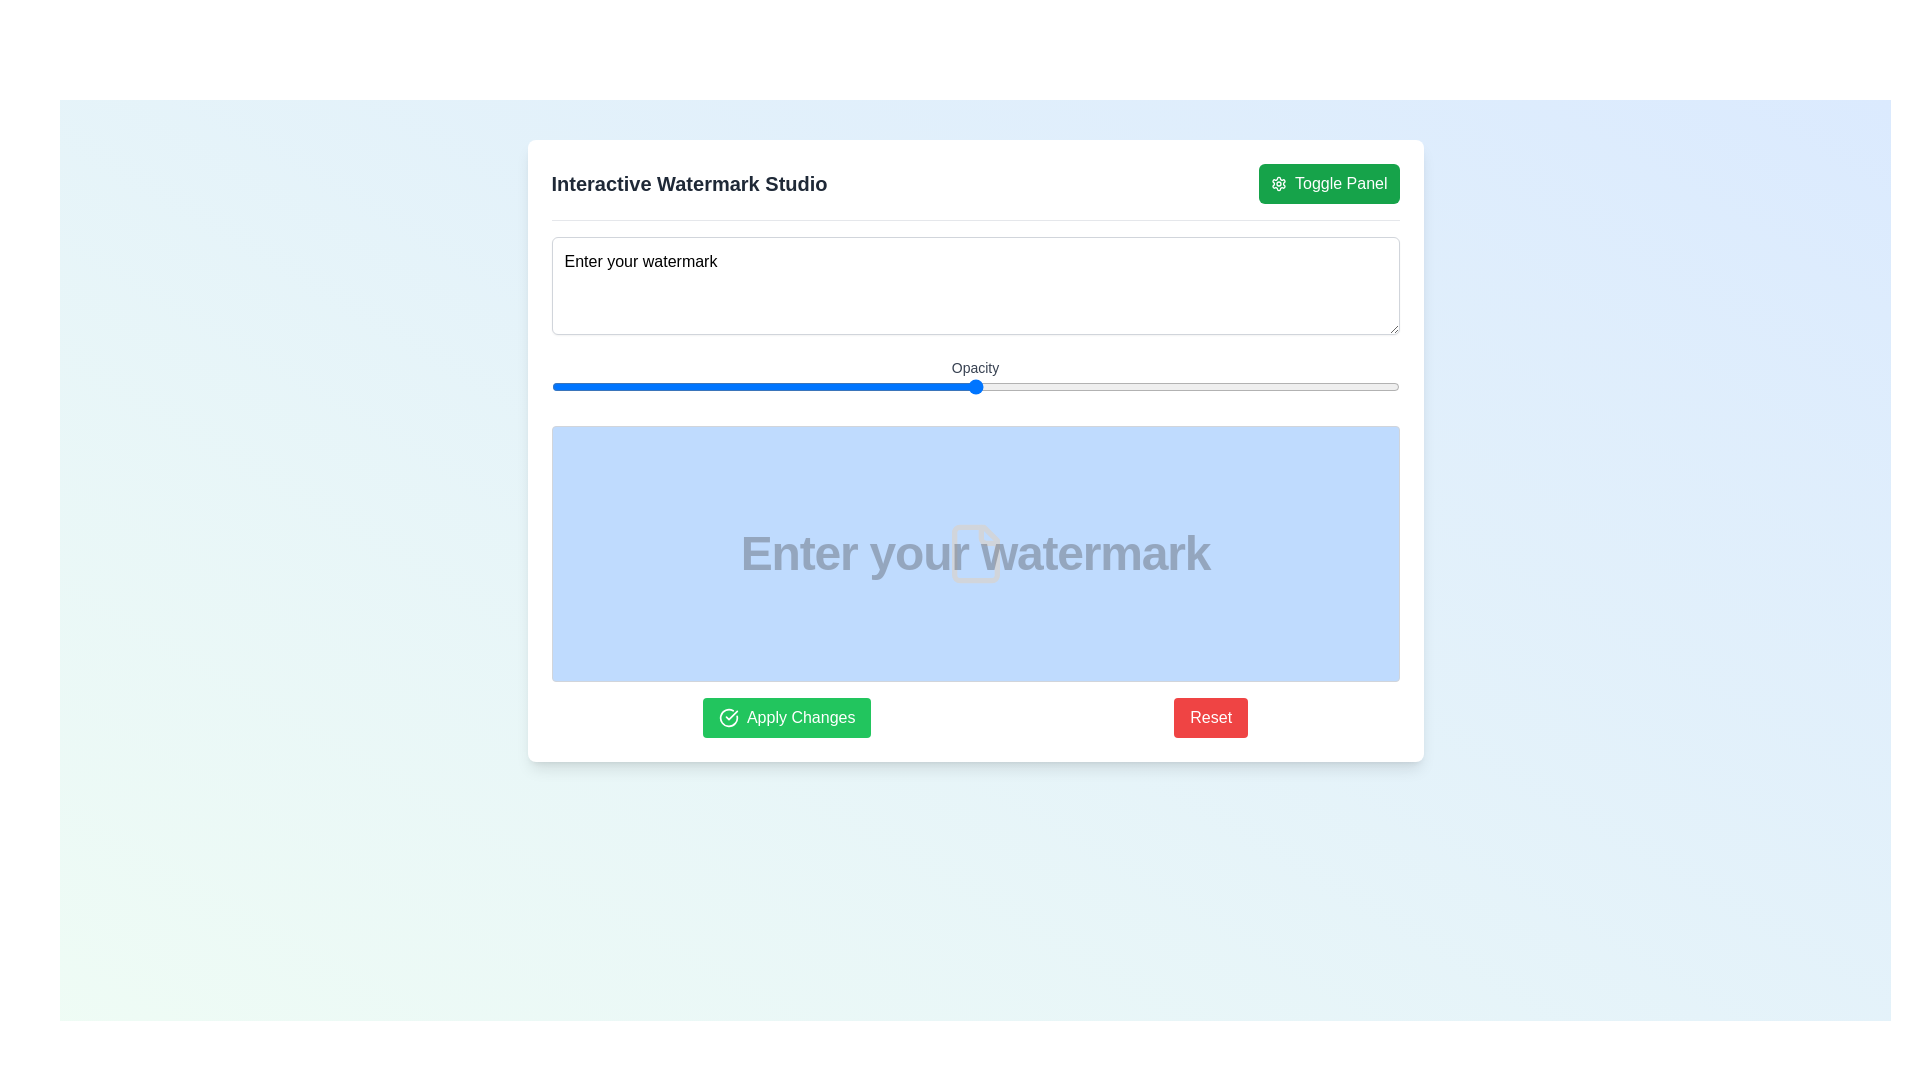 The image size is (1920, 1080). What do you see at coordinates (975, 554) in the screenshot?
I see `the text display element that shows 'Enter your watermark', which is centrally positioned within a light blue background and aligned with a faint folder icon` at bounding box center [975, 554].